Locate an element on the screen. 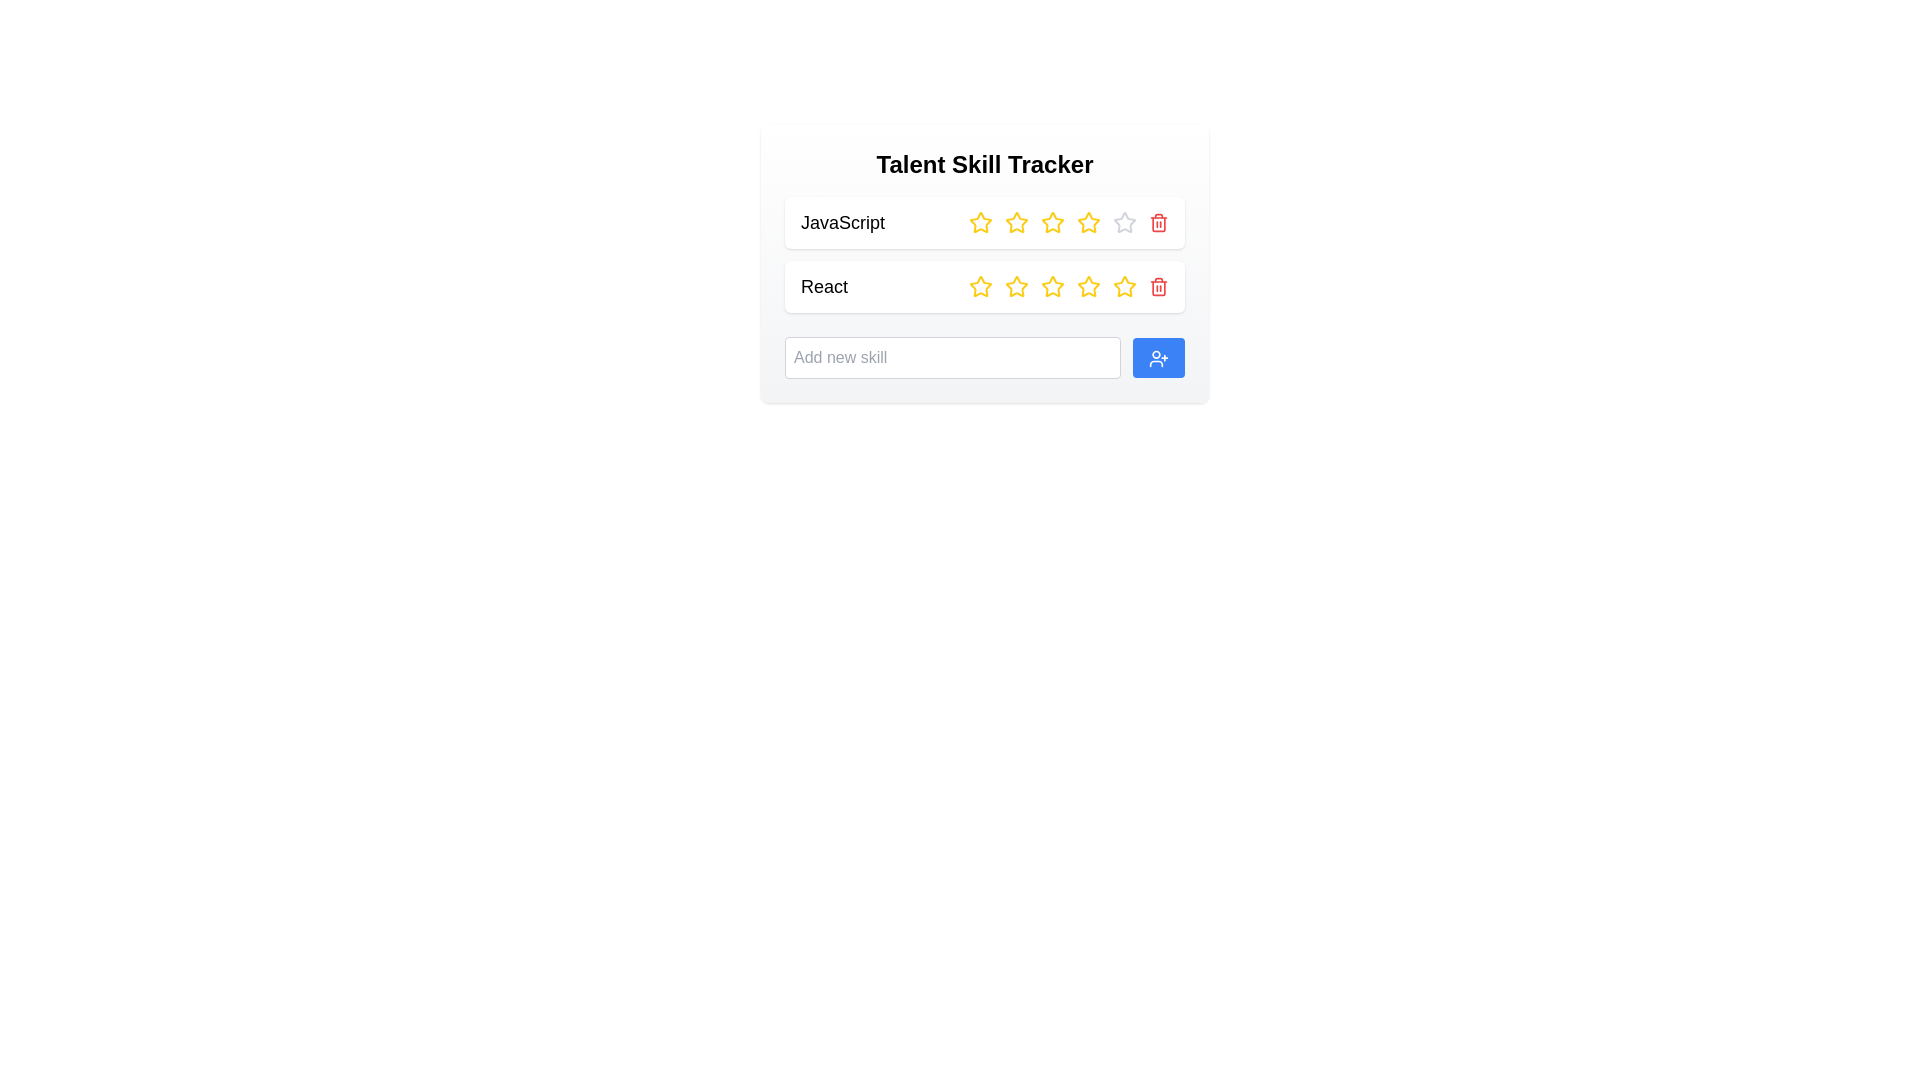  the second star icon in the horizontal row of rating stars for the 'JavaScript' skill in the 'Talent Skill Tracker' interface is located at coordinates (1017, 223).